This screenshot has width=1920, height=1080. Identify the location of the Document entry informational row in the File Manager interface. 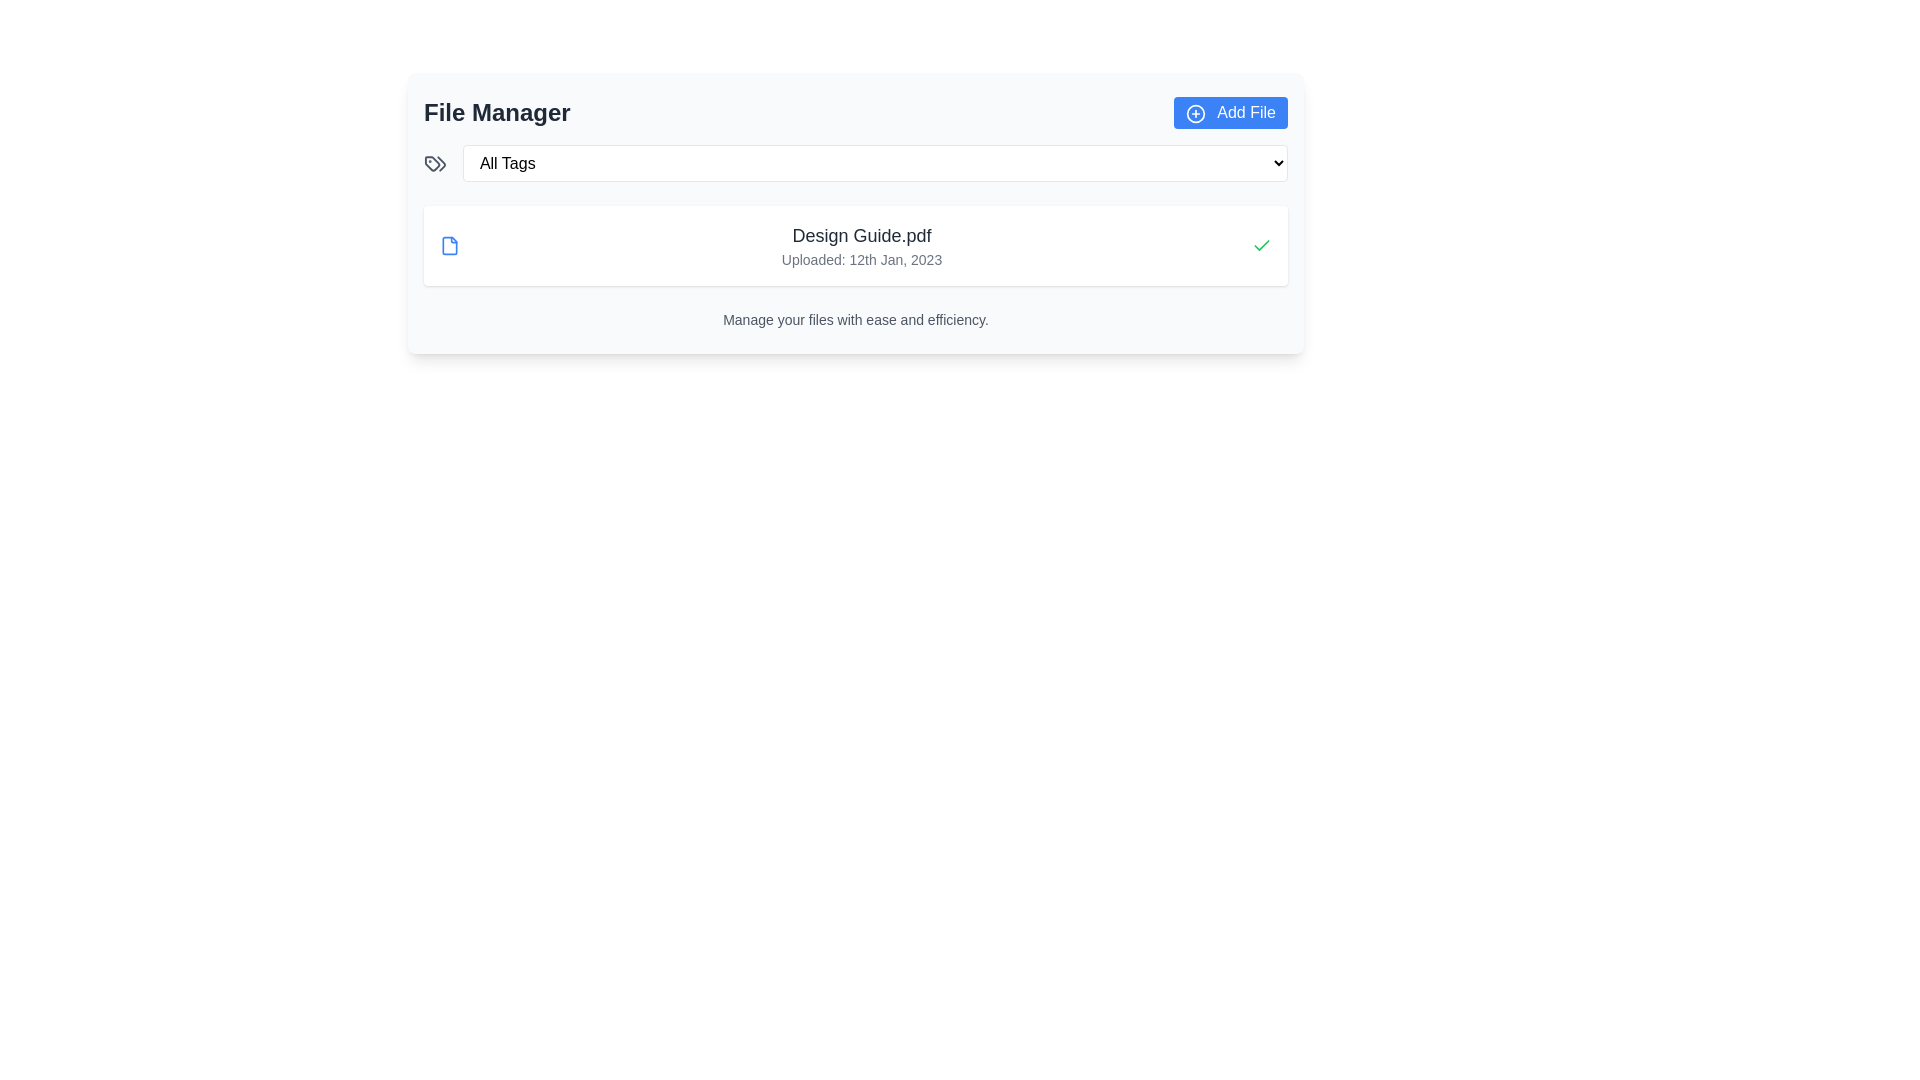
(855, 245).